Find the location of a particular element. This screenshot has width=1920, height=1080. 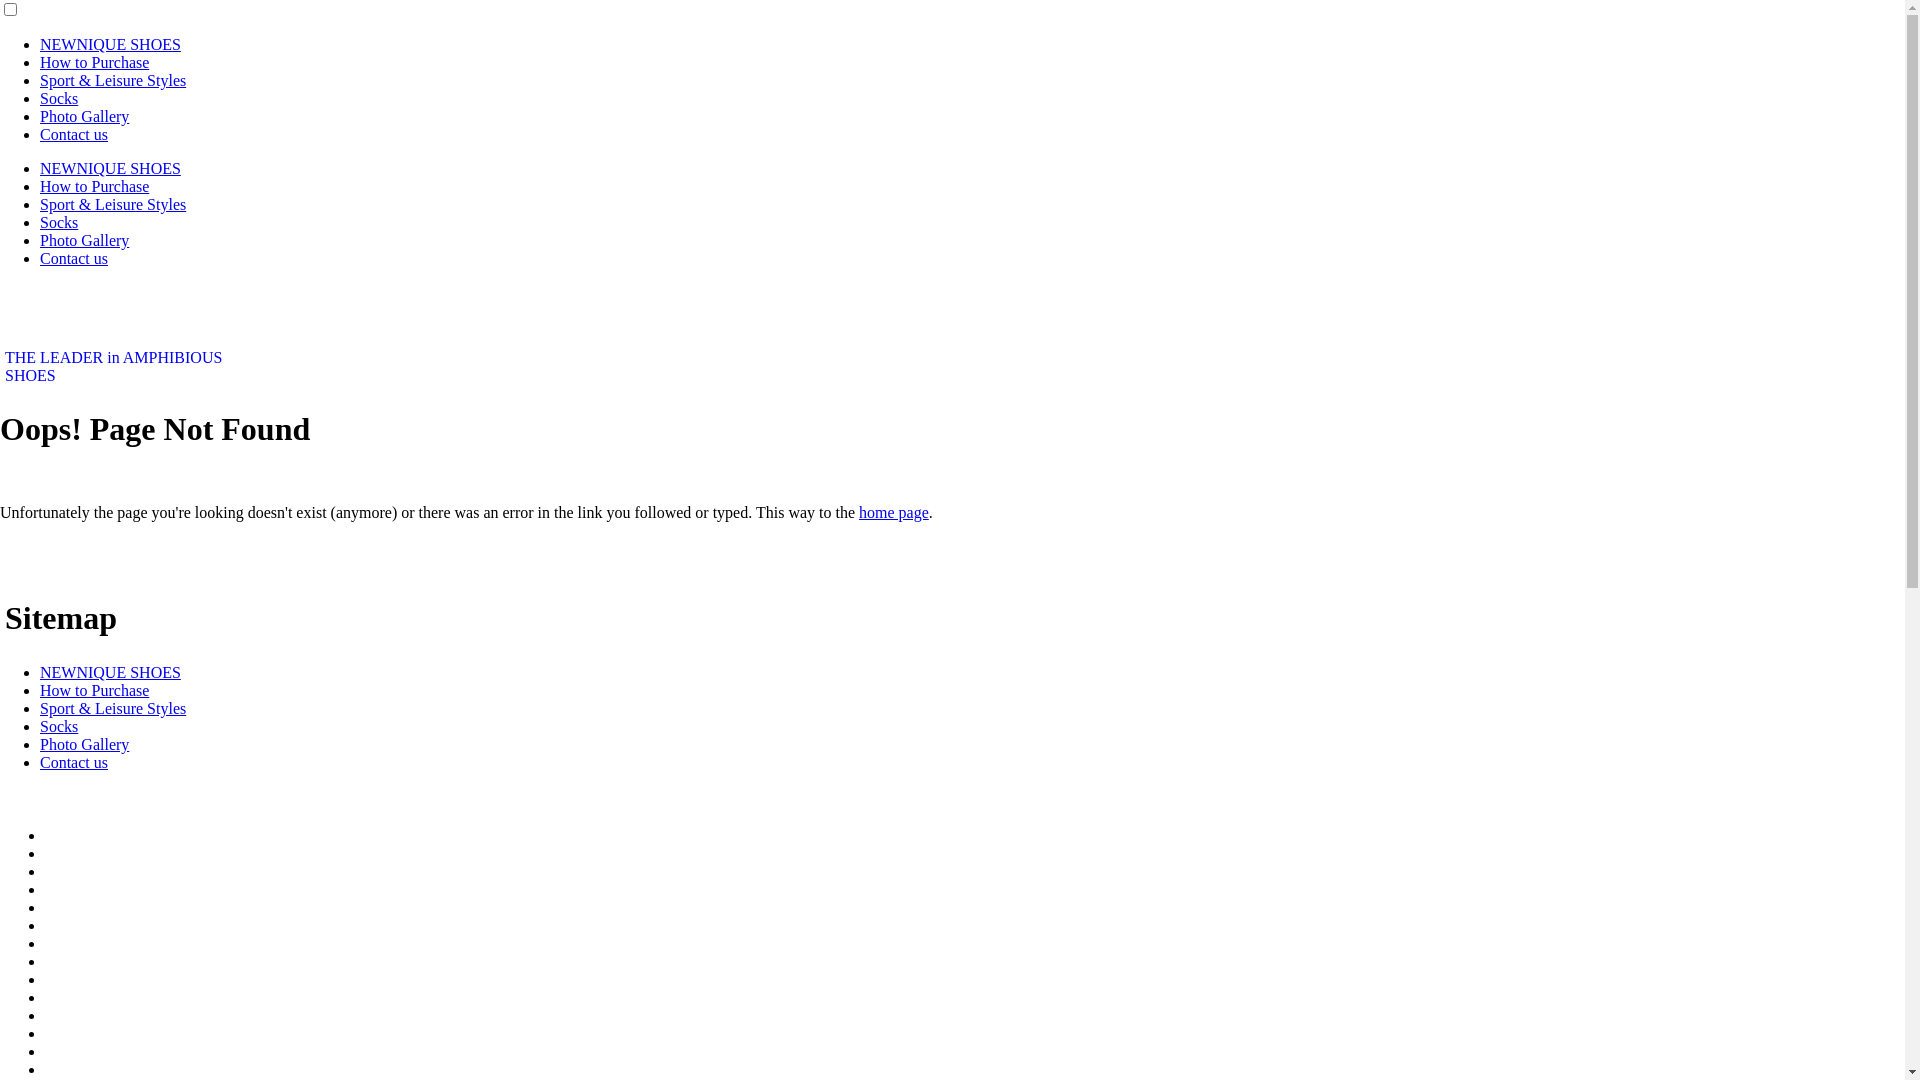

'NEWNIQUE SHOES' is located at coordinates (39, 44).